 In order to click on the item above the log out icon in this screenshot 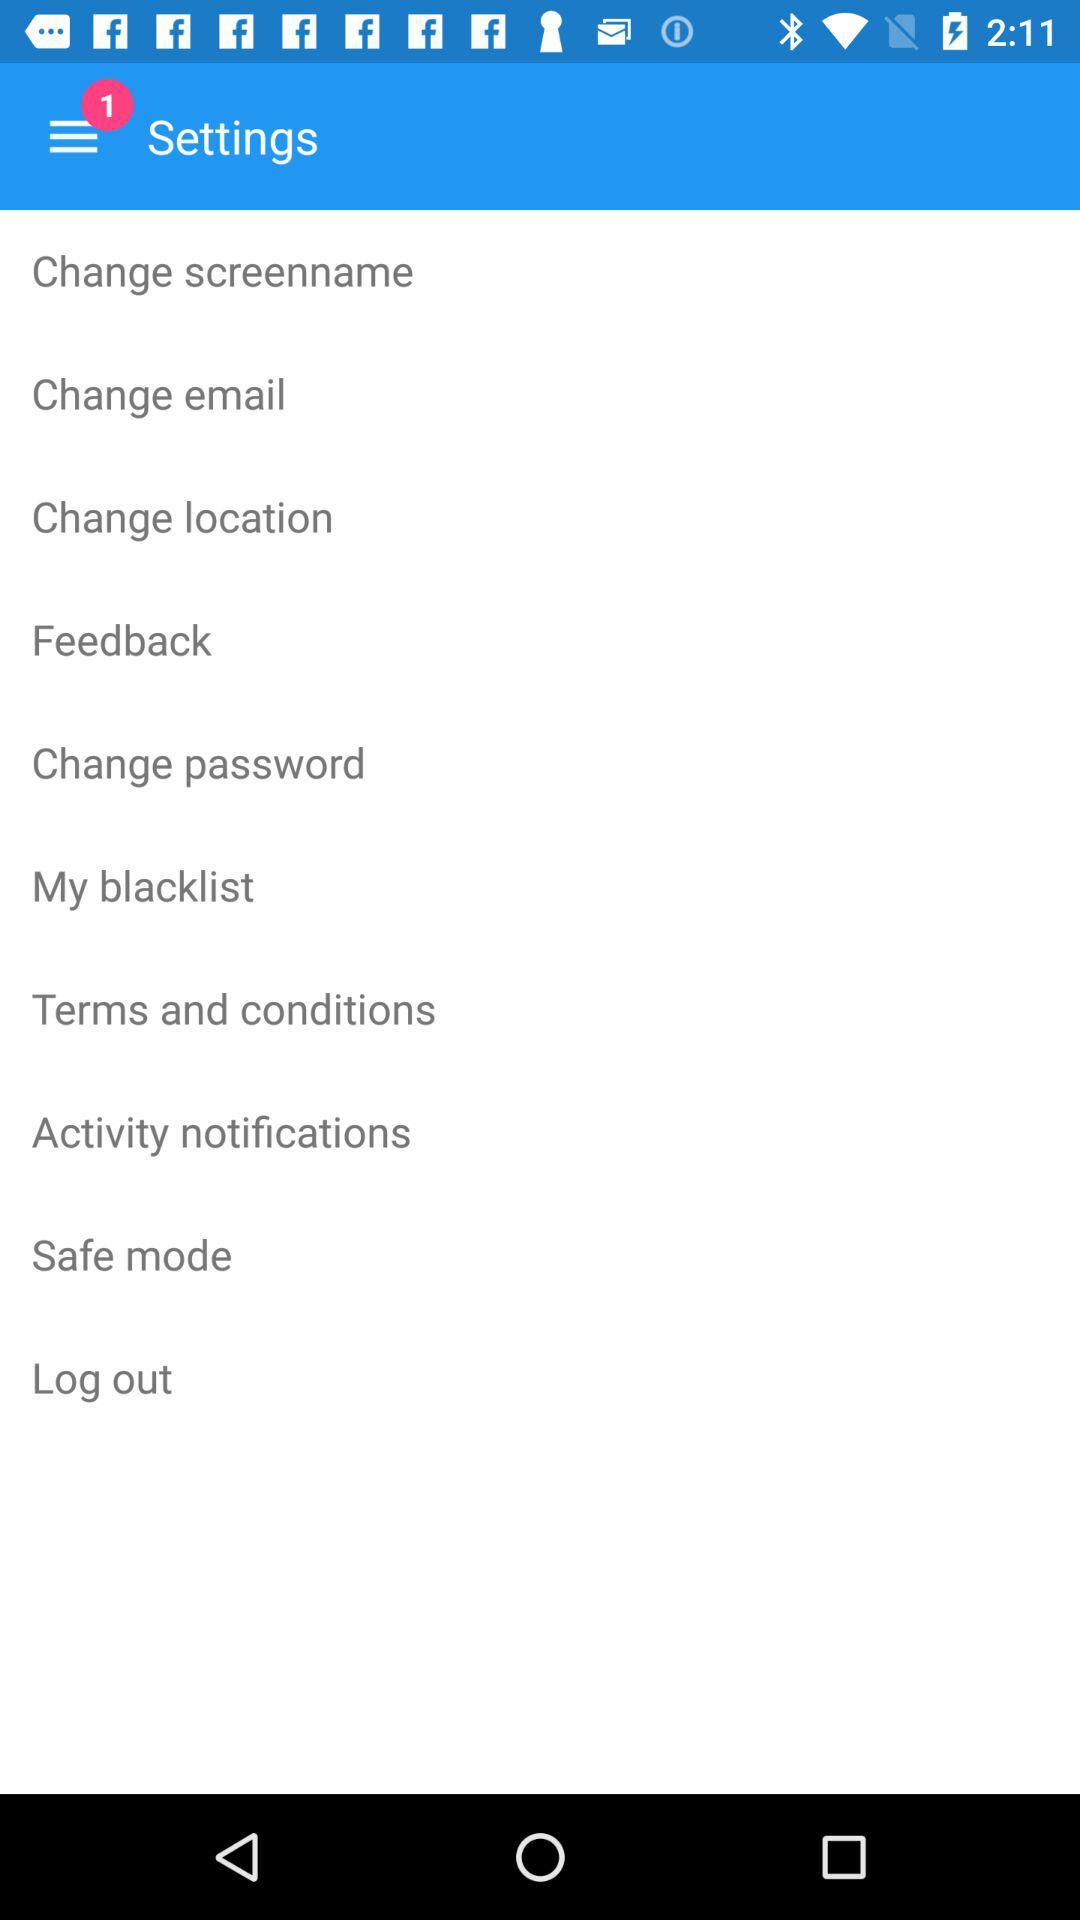, I will do `click(540, 1252)`.